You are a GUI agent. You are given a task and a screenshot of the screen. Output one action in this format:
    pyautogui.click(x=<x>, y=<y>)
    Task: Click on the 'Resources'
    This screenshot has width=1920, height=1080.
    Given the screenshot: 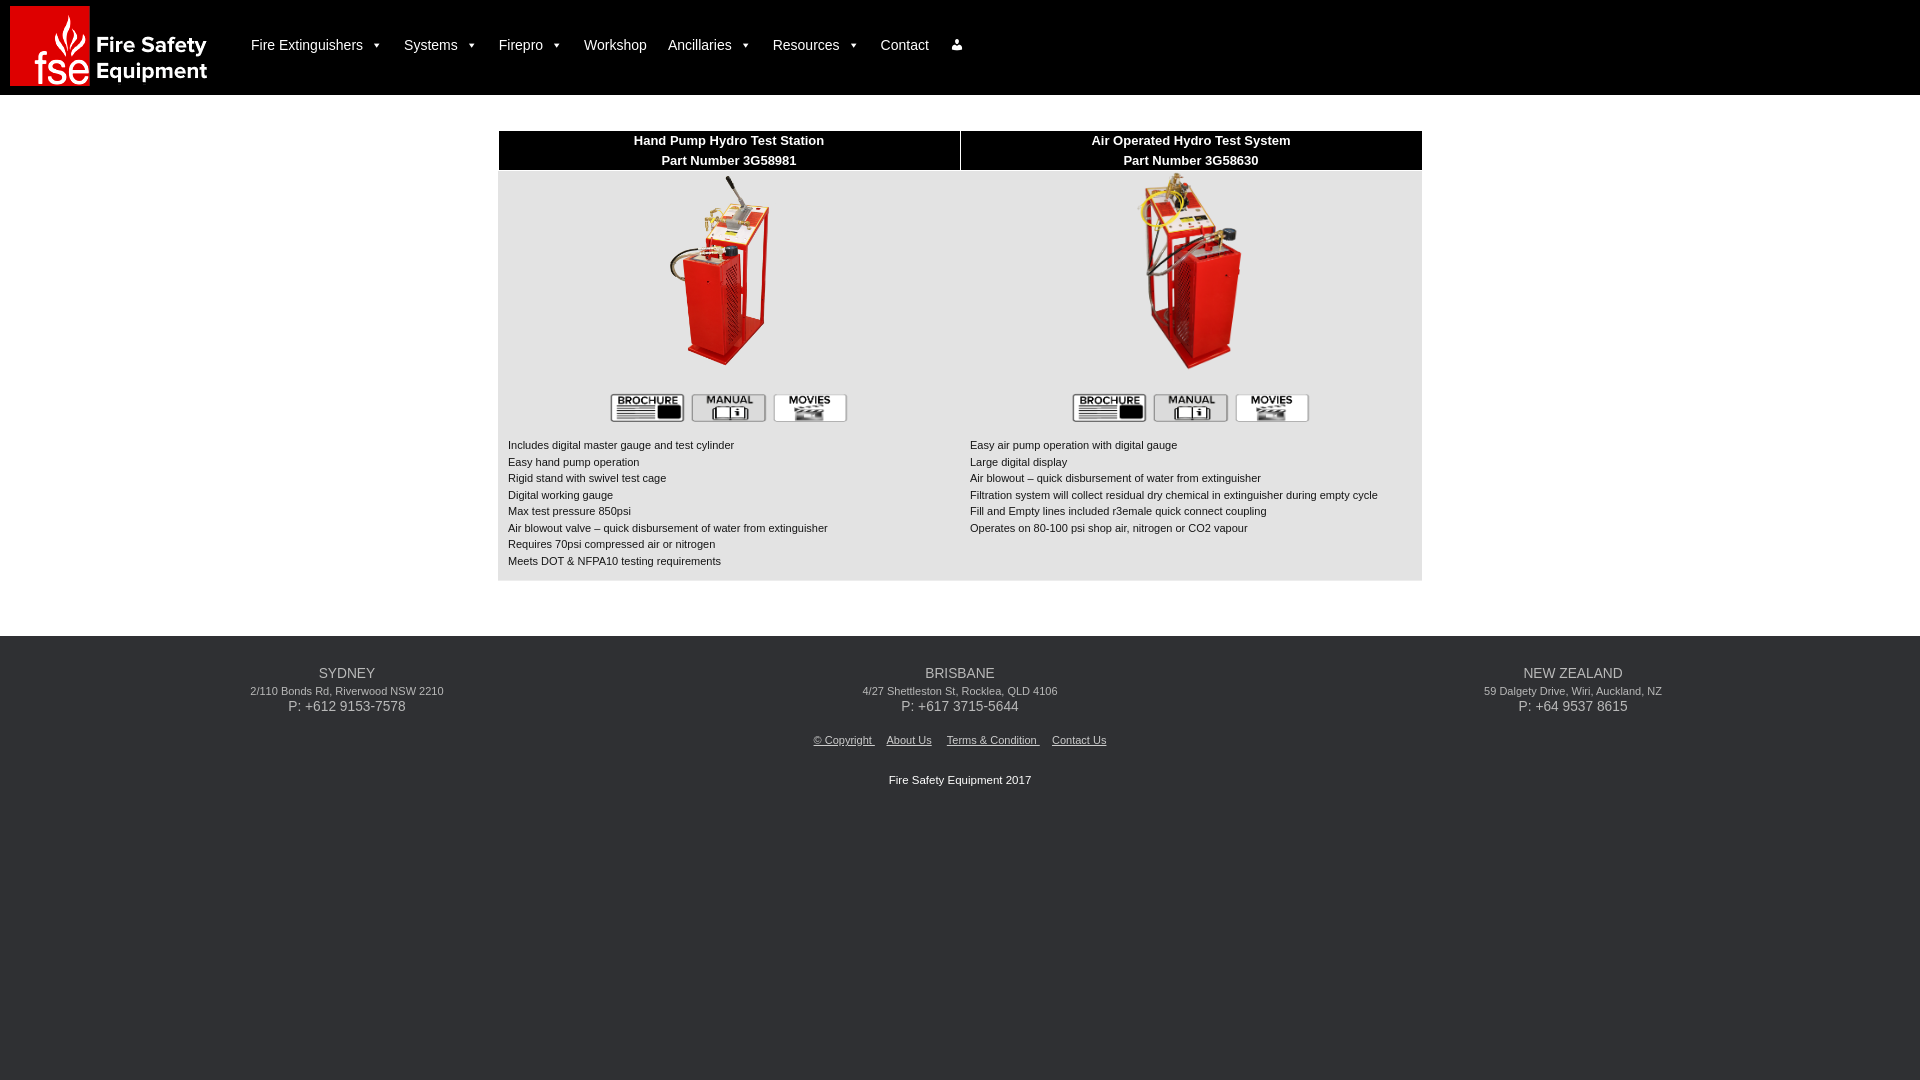 What is the action you would take?
    pyautogui.click(x=816, y=45)
    